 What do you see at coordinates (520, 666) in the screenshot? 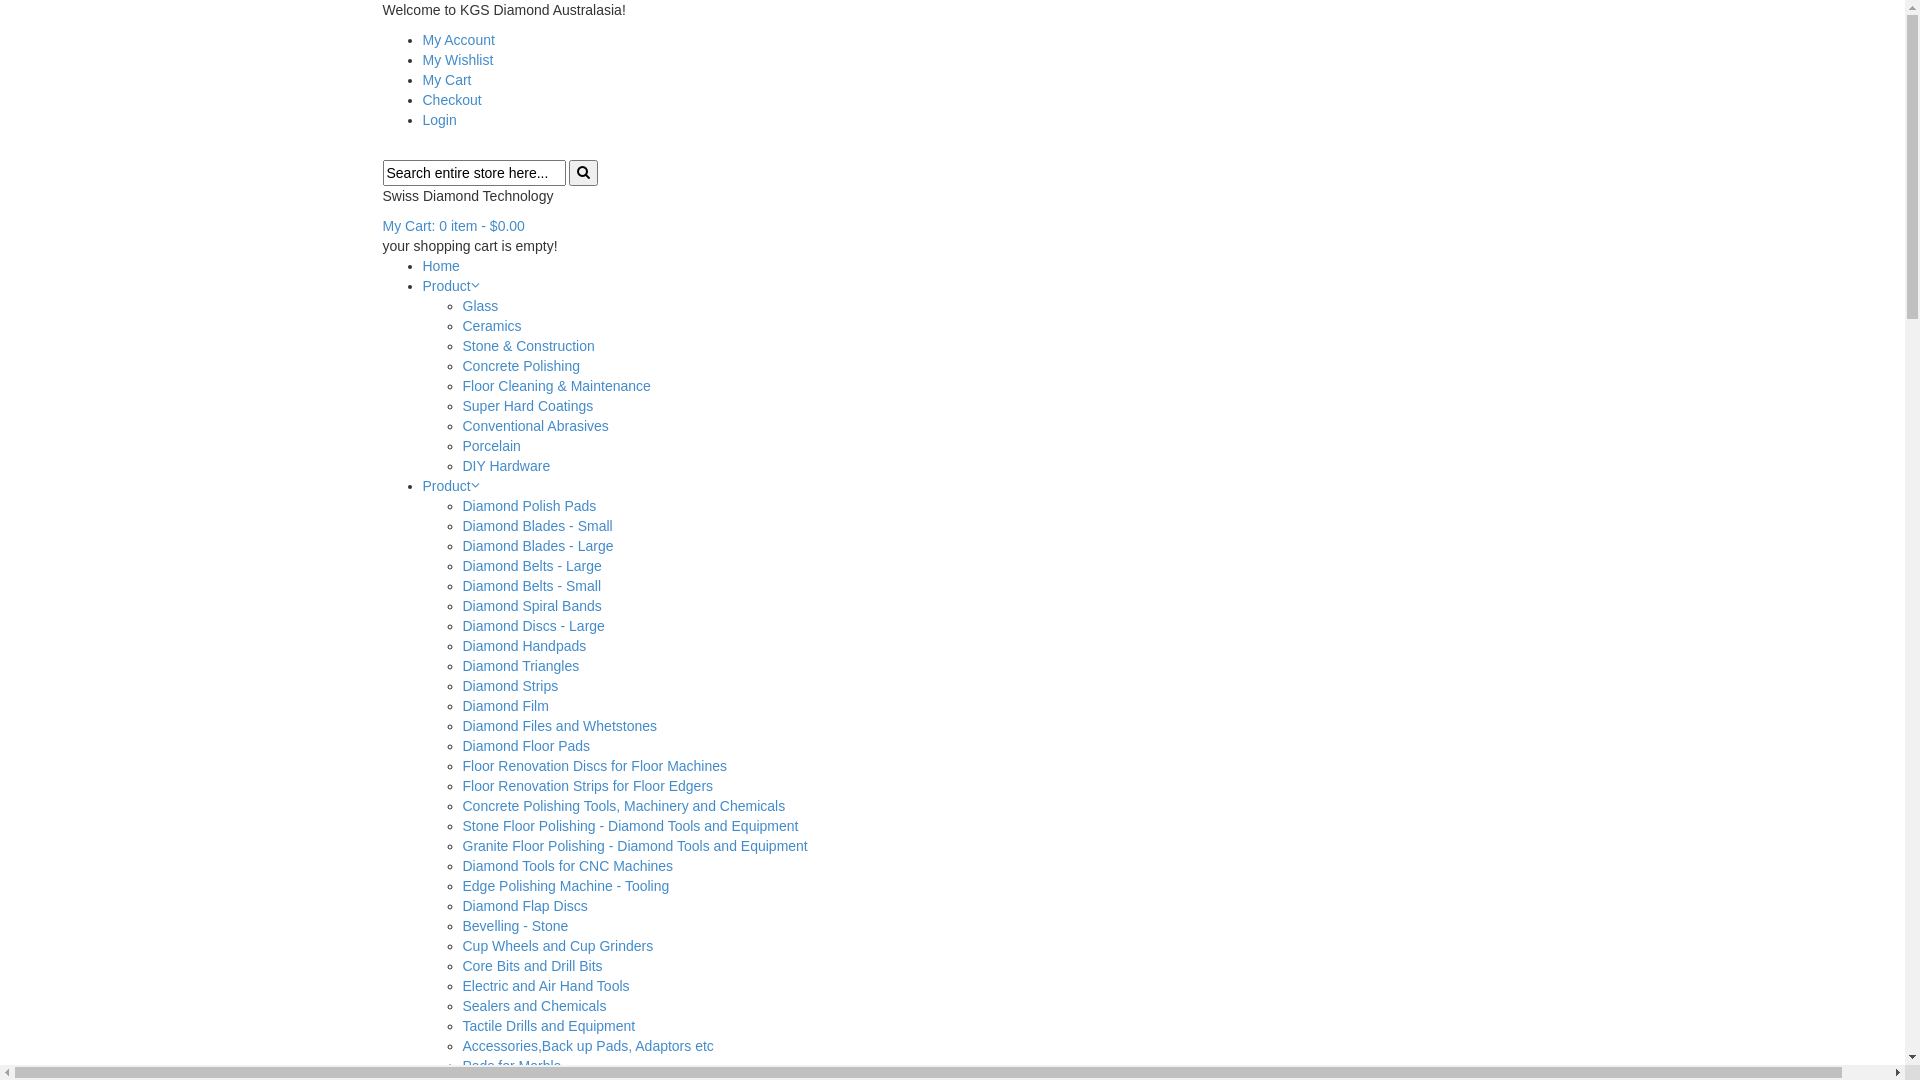
I see `'Diamond Triangles'` at bounding box center [520, 666].